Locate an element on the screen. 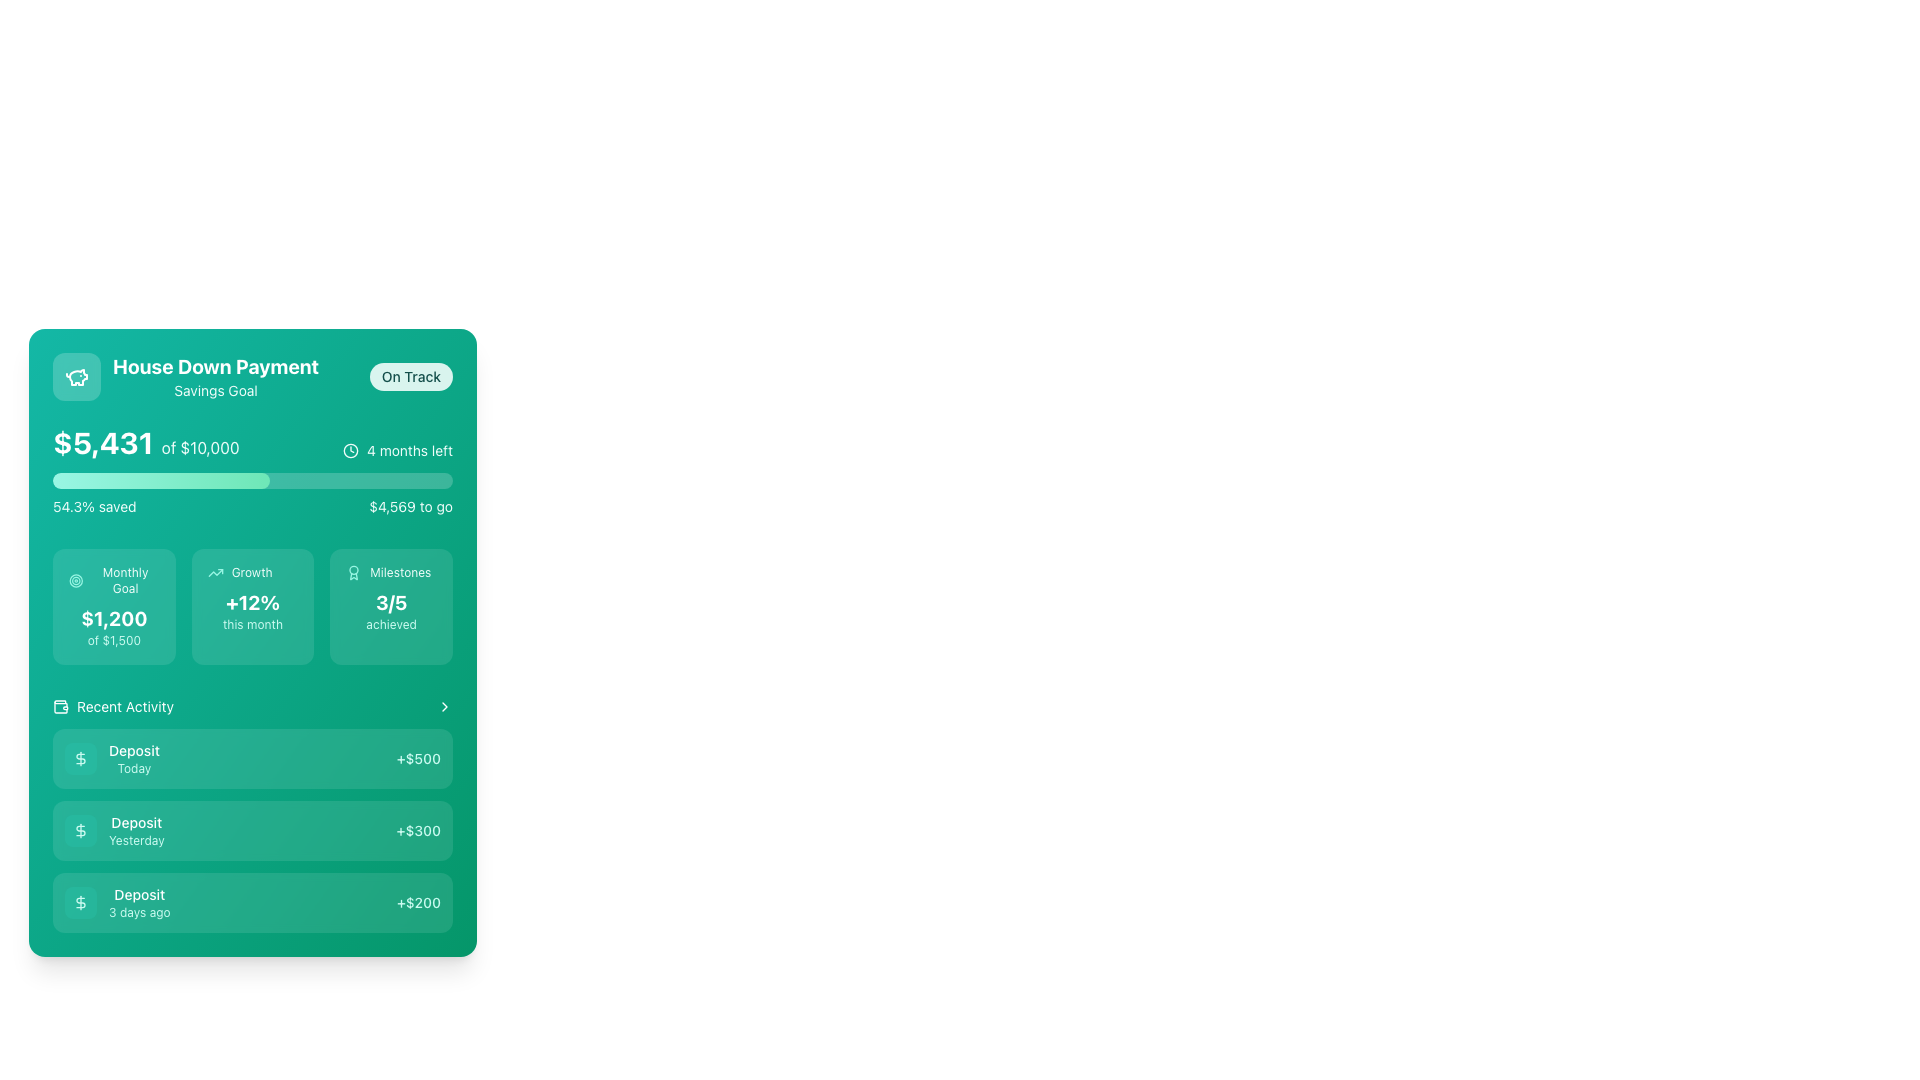 Image resolution: width=1920 pixels, height=1080 pixels. the Text label representing today's deposit transaction in the 'Recent Activity' section of the card is located at coordinates (111, 759).